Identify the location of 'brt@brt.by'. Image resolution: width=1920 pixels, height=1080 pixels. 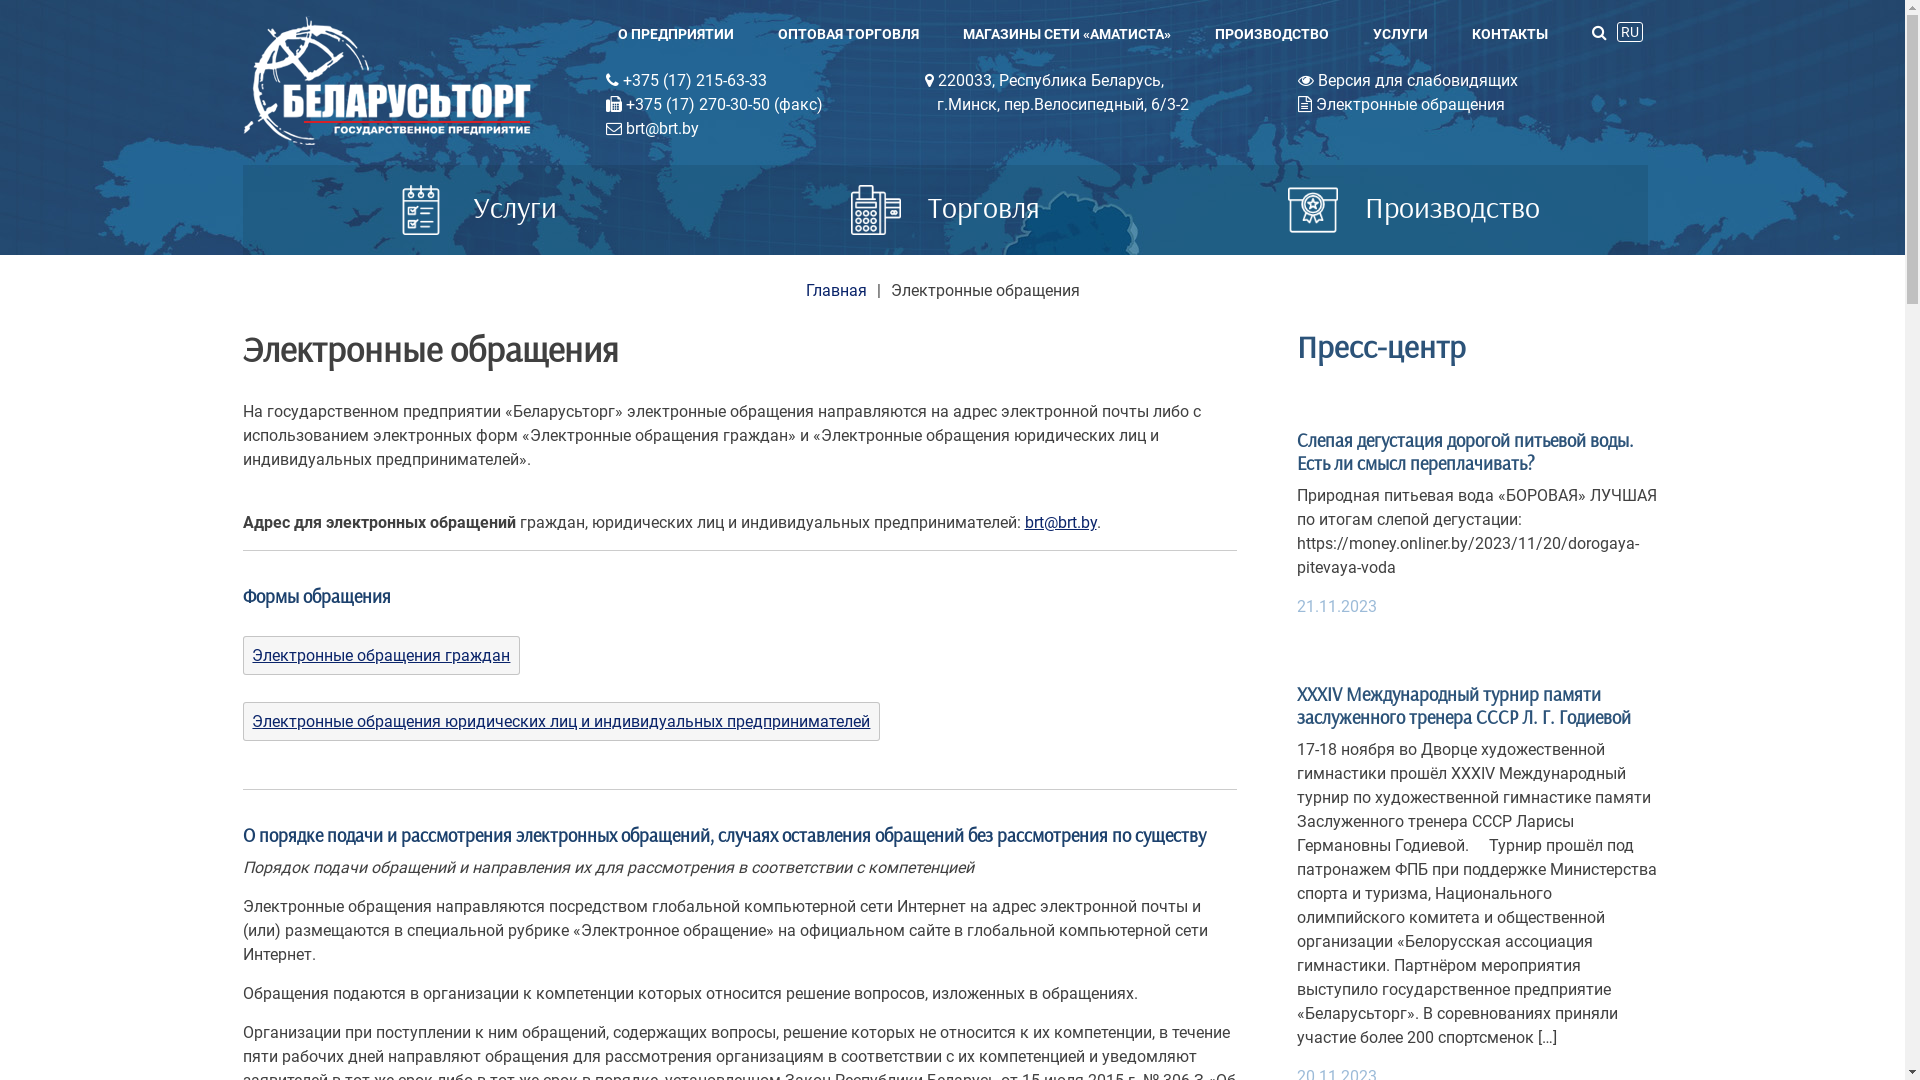
(652, 128).